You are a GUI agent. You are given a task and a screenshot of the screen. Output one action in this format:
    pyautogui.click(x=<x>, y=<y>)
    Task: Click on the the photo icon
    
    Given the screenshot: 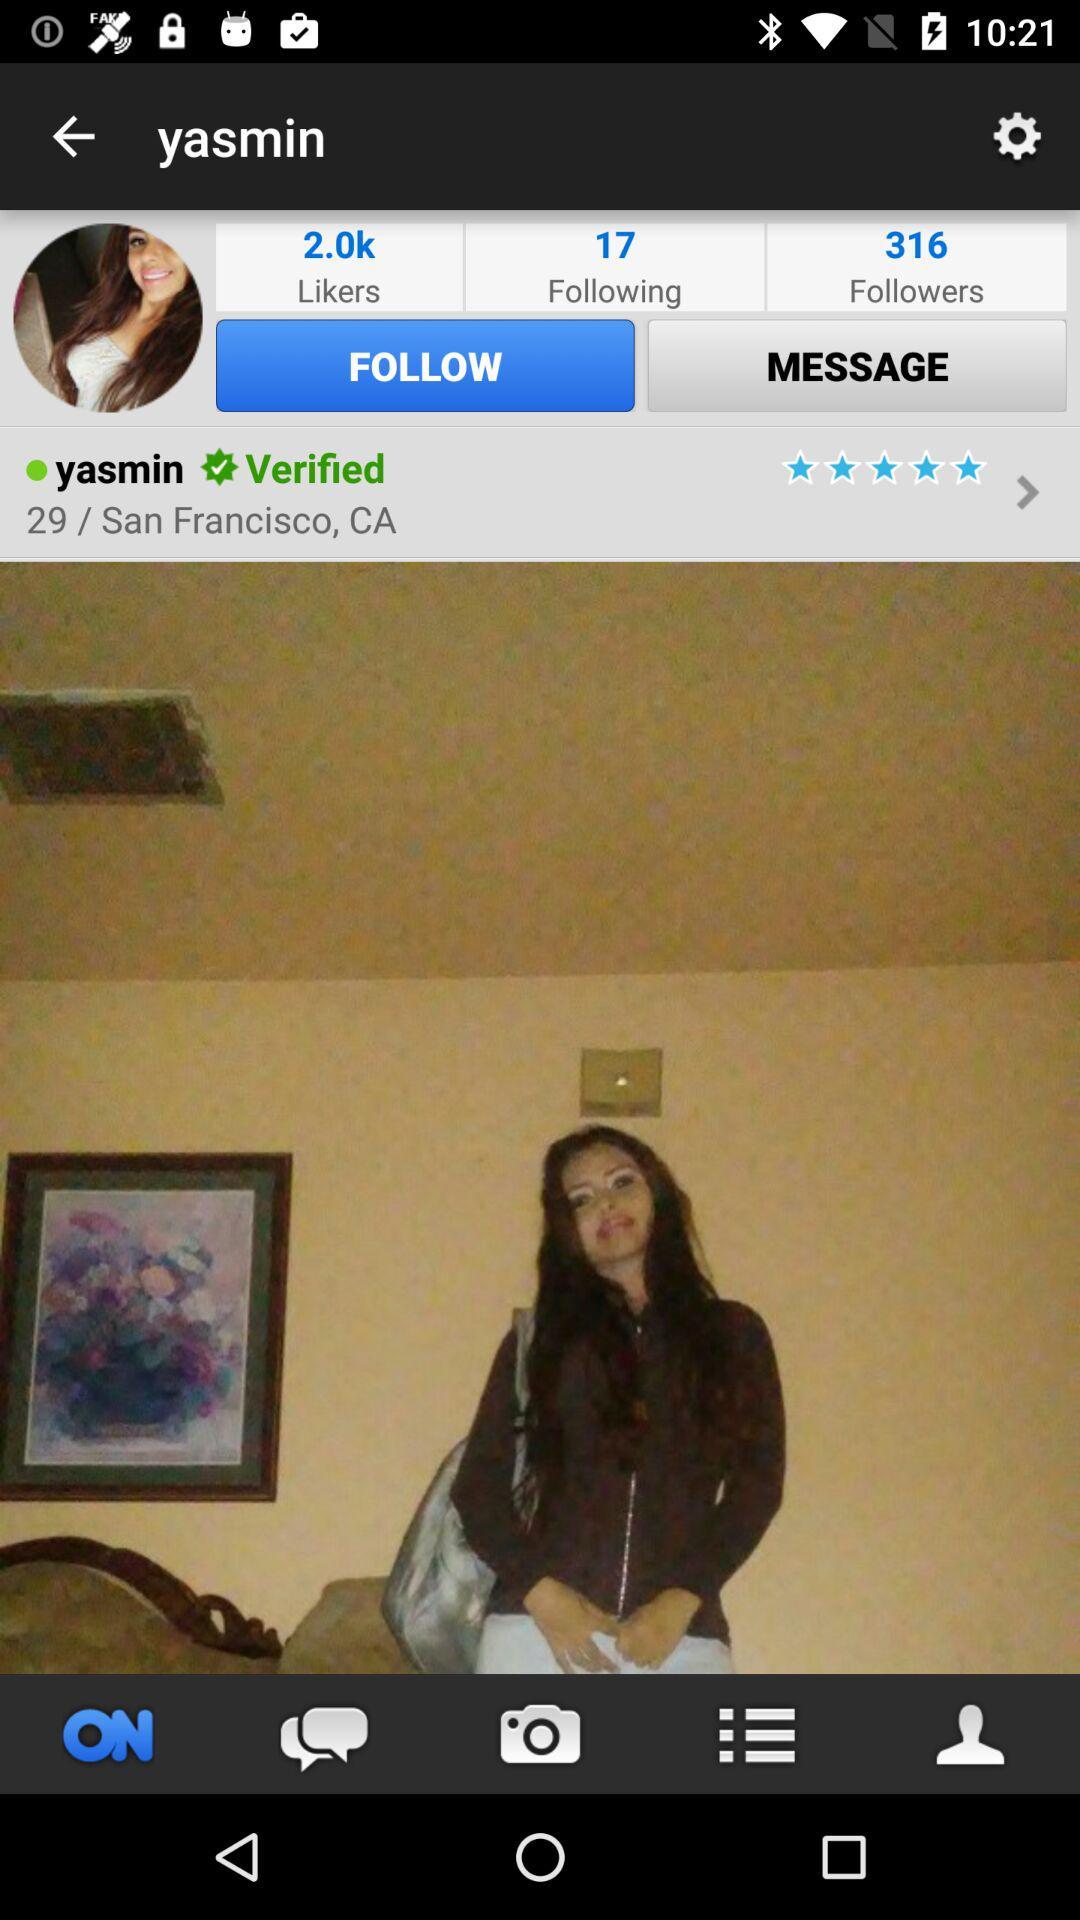 What is the action you would take?
    pyautogui.click(x=540, y=1733)
    